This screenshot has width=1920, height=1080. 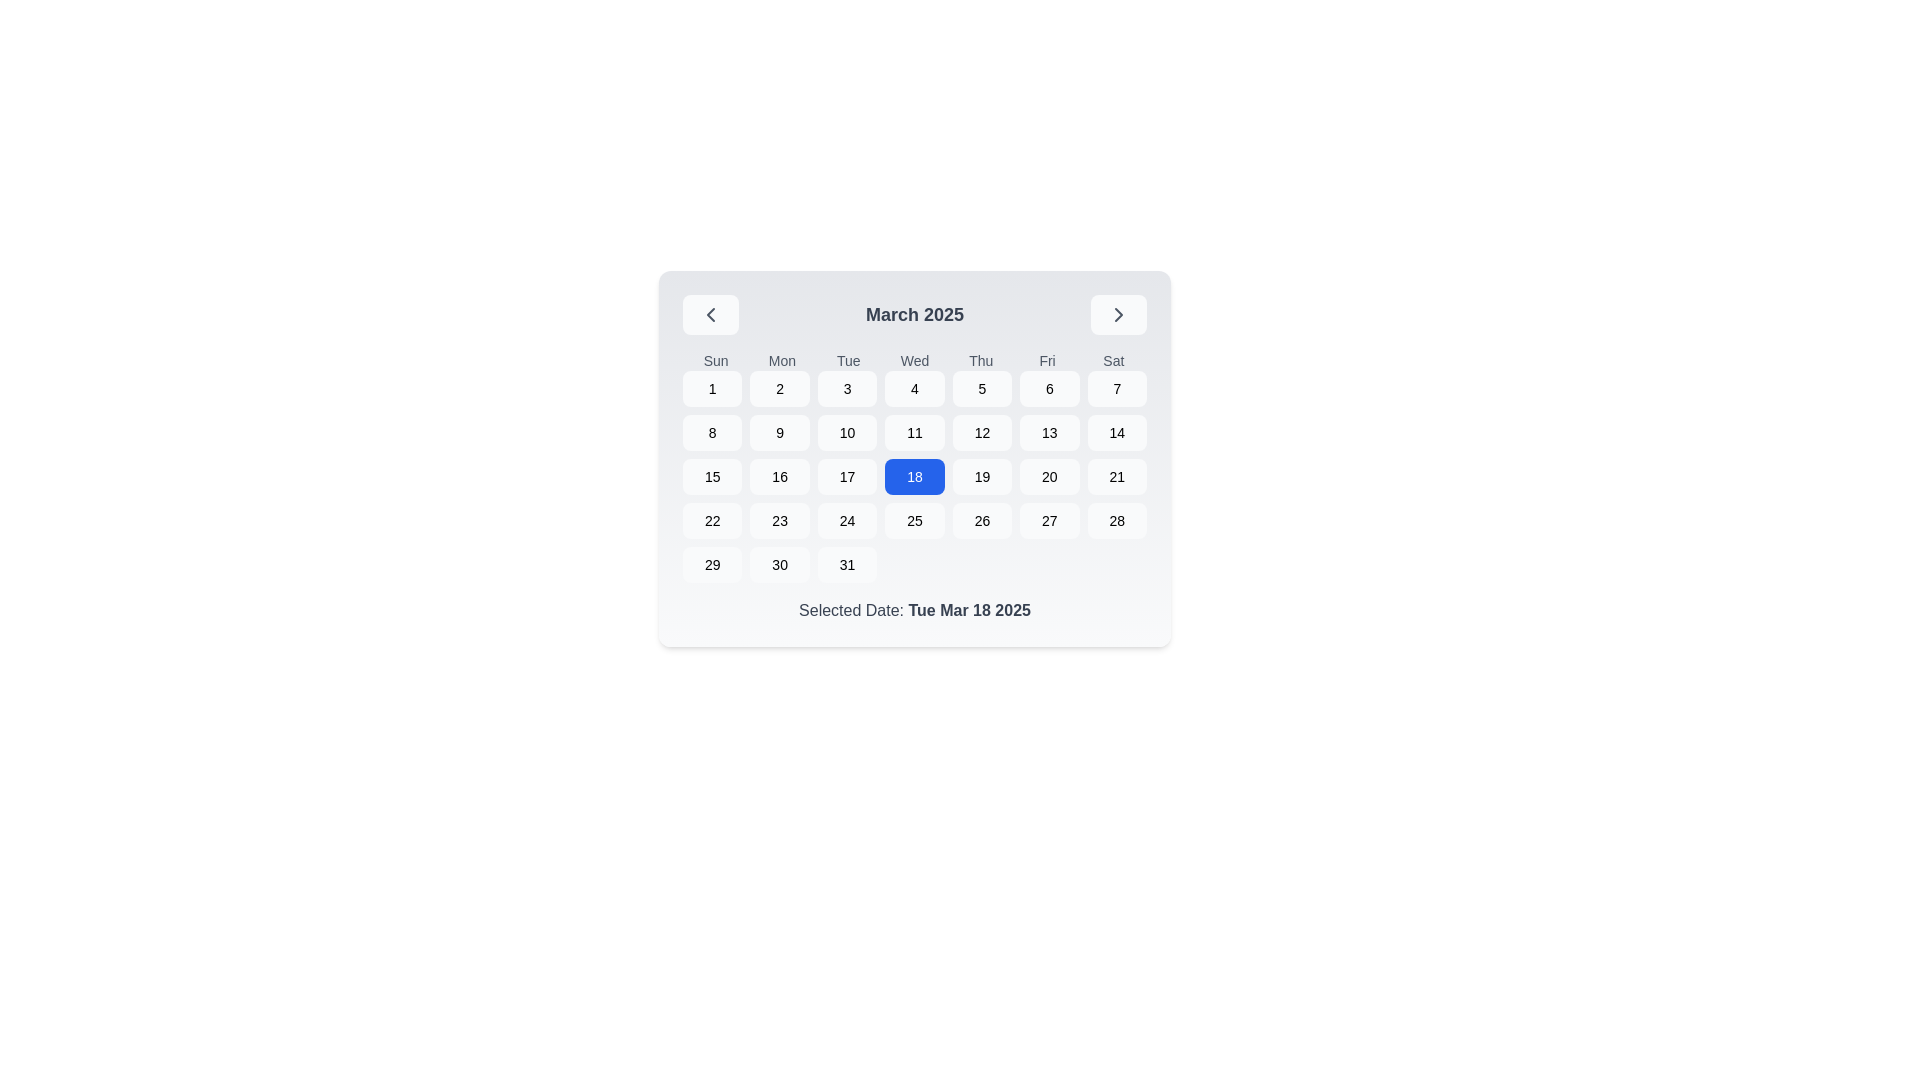 I want to click on the small left-pointing chevron icon located at the top-left corner of the calendar component, adjacent to the month heading 'March 2025', so click(x=710, y=315).